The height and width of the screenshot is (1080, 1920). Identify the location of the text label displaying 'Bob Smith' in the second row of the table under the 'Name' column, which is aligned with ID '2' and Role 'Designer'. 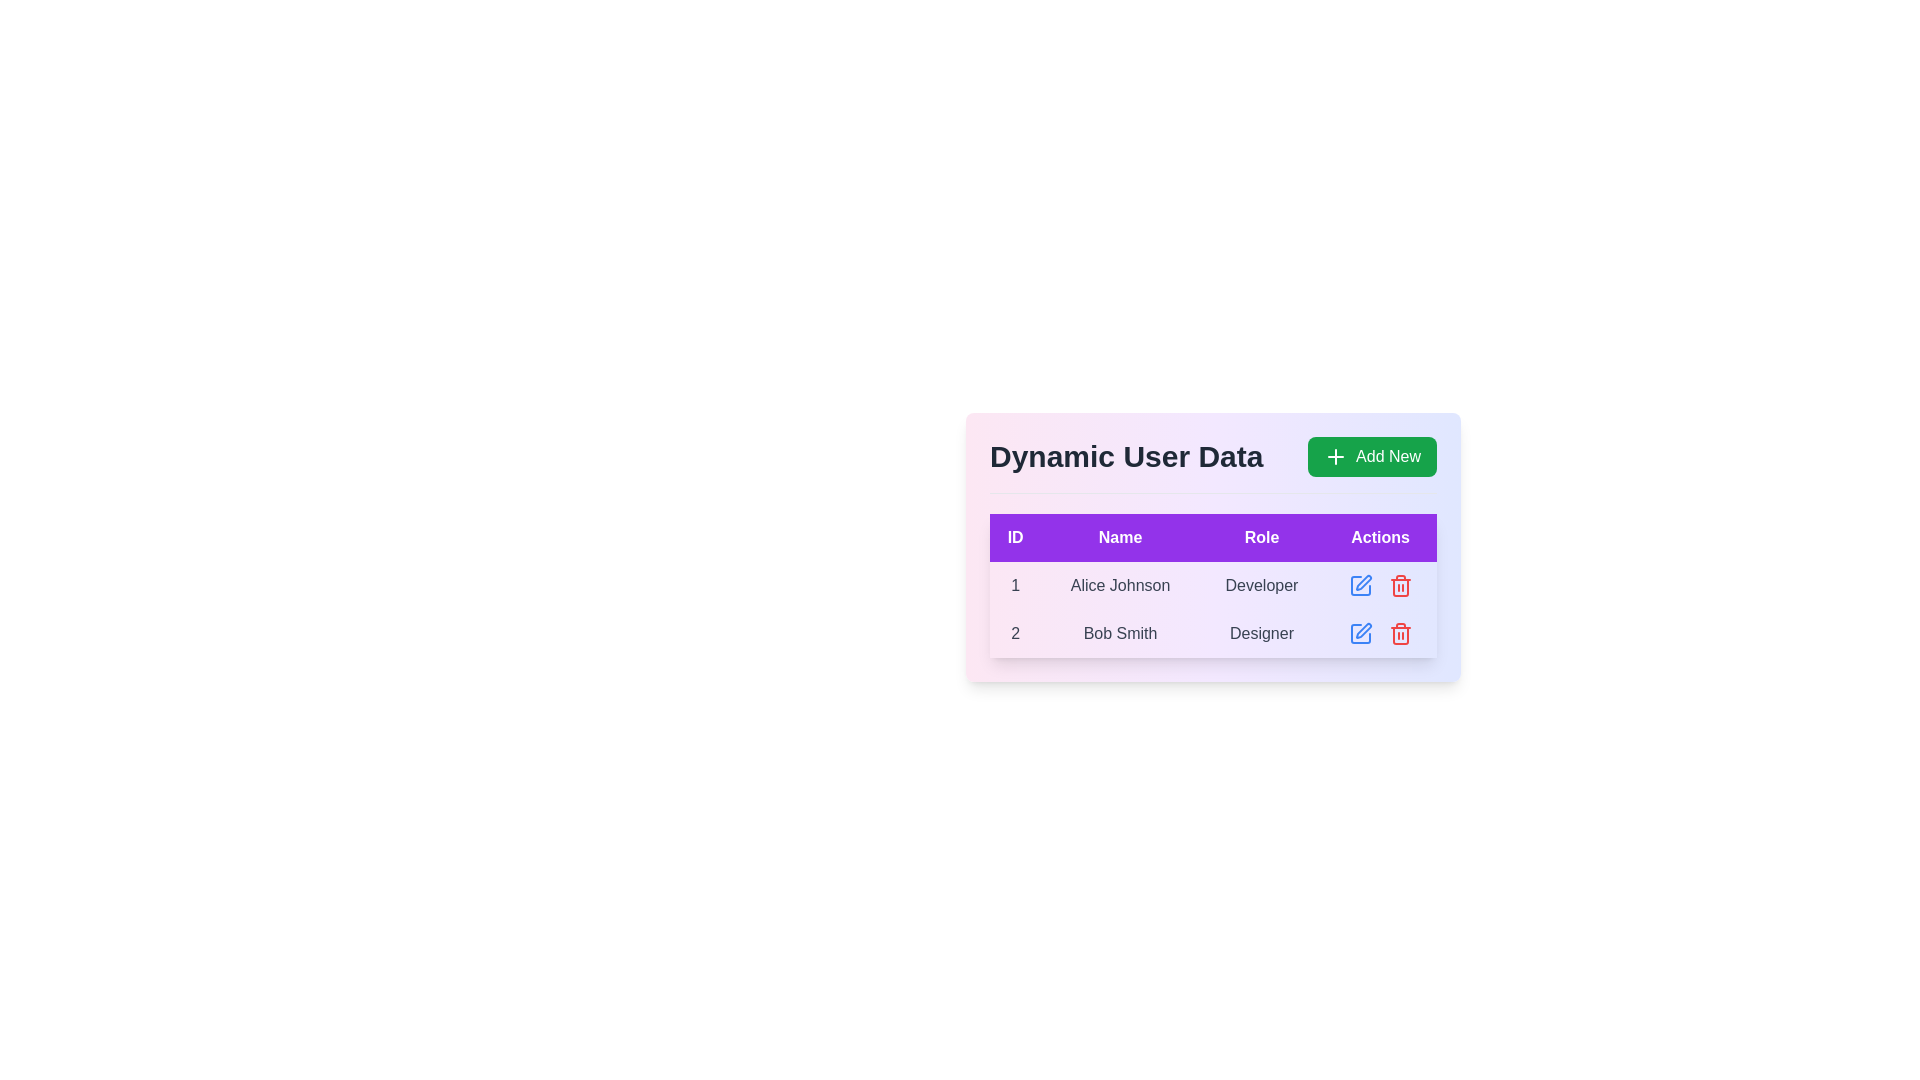
(1120, 633).